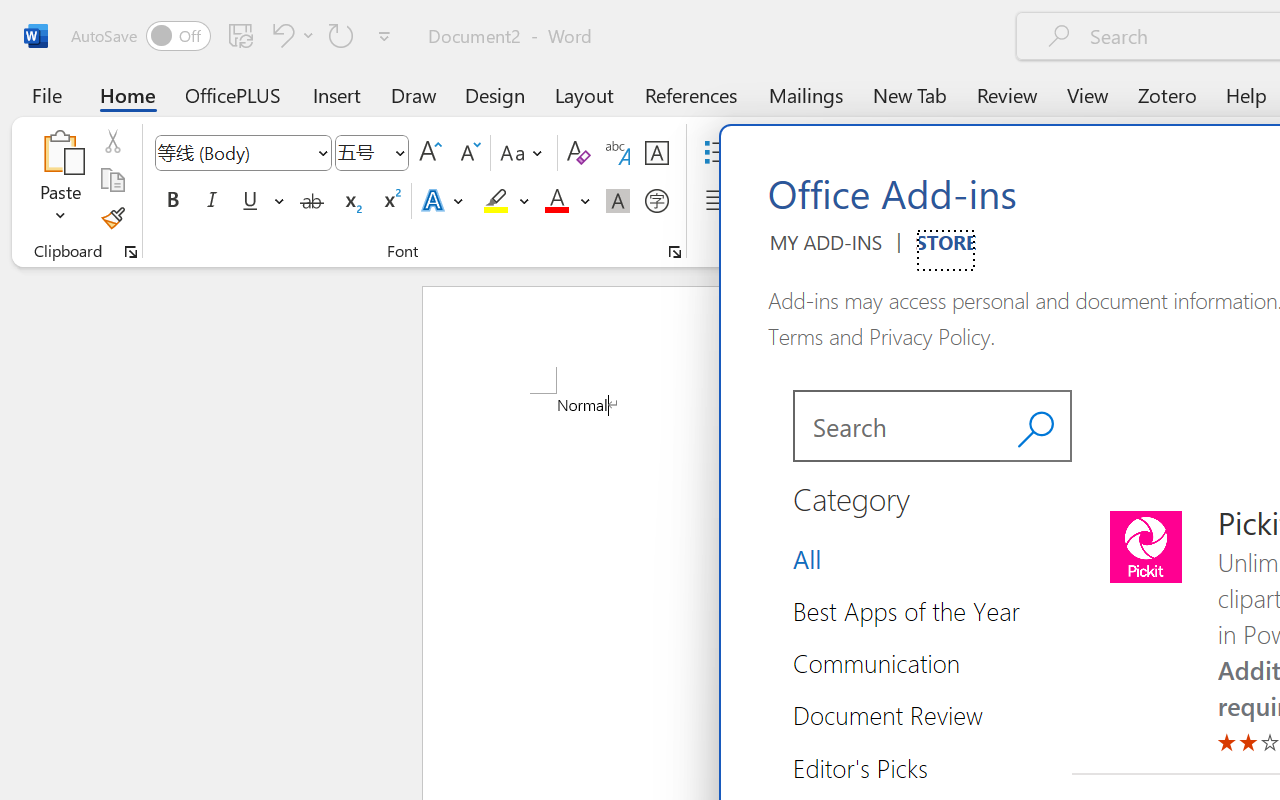  Describe the element at coordinates (524, 153) in the screenshot. I see `'Change Case'` at that location.